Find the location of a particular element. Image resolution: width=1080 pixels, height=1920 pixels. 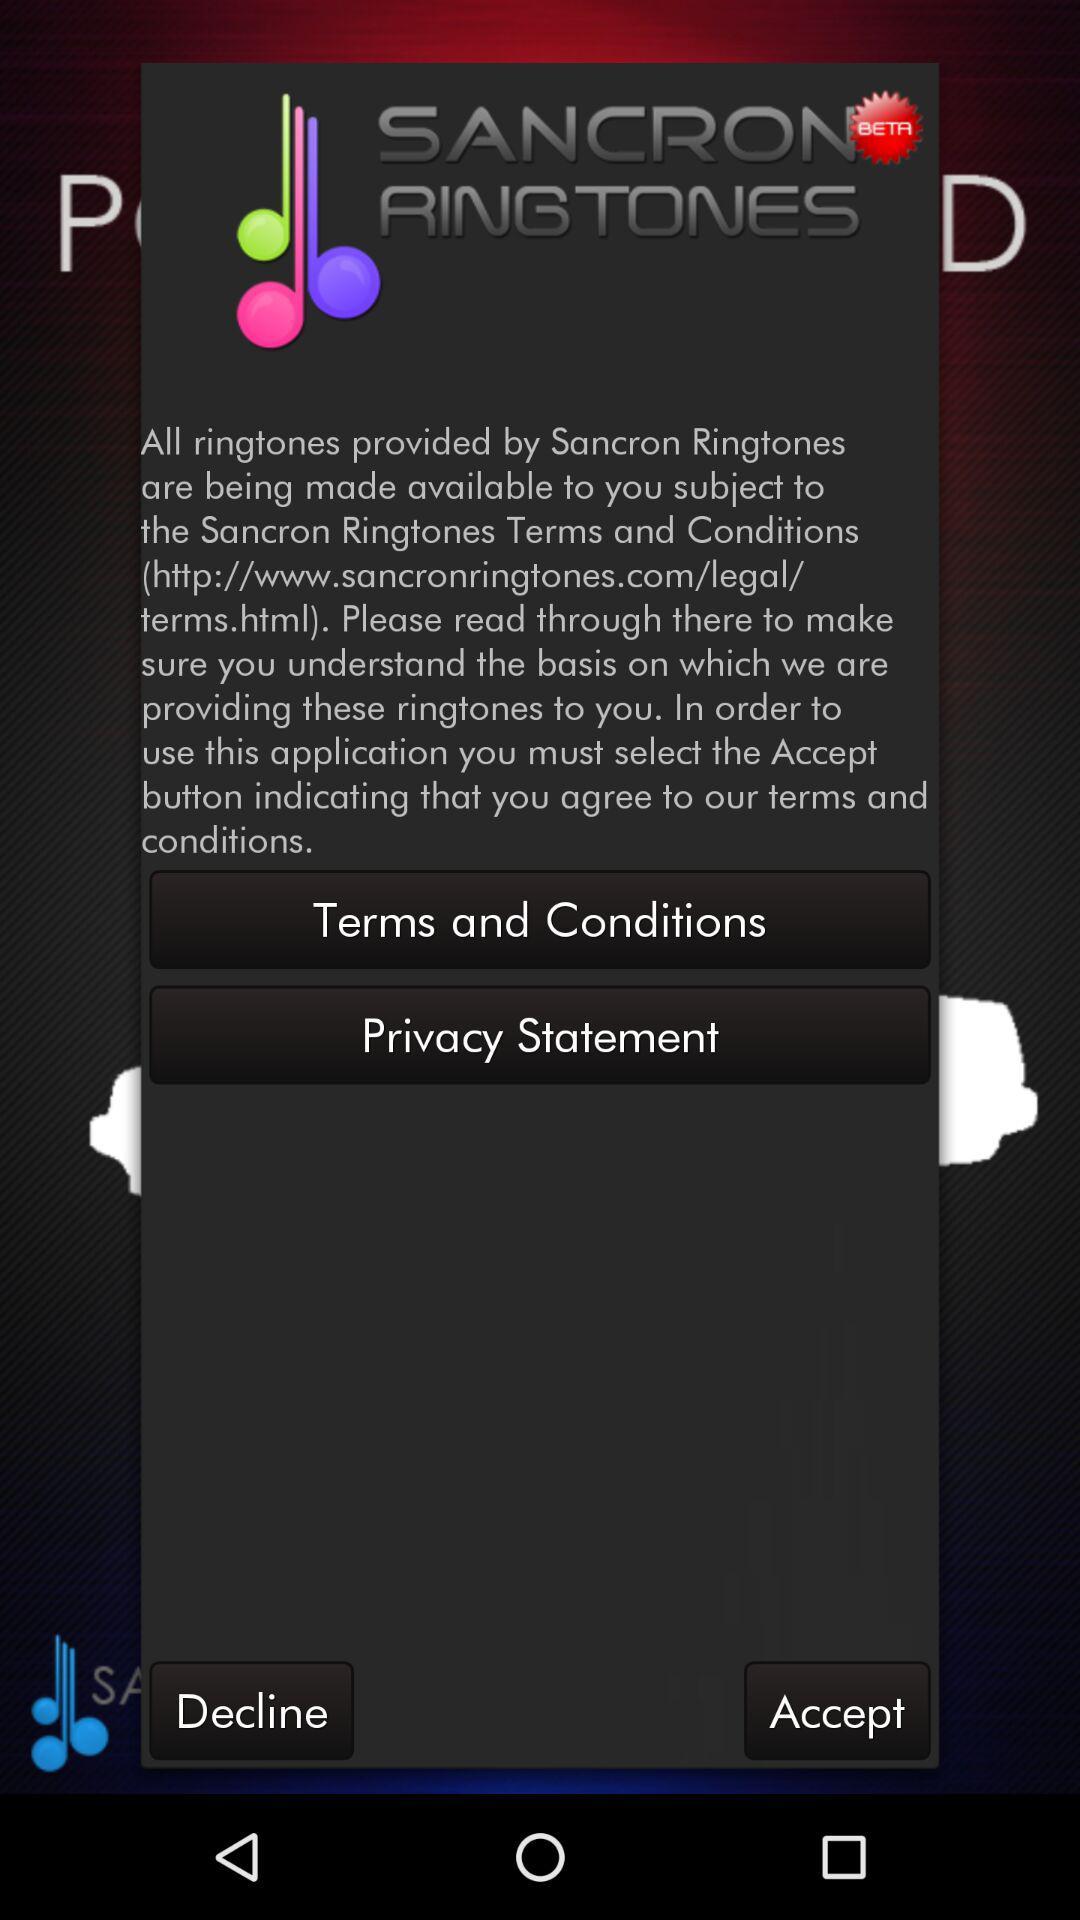

item below privacy statement is located at coordinates (250, 1709).